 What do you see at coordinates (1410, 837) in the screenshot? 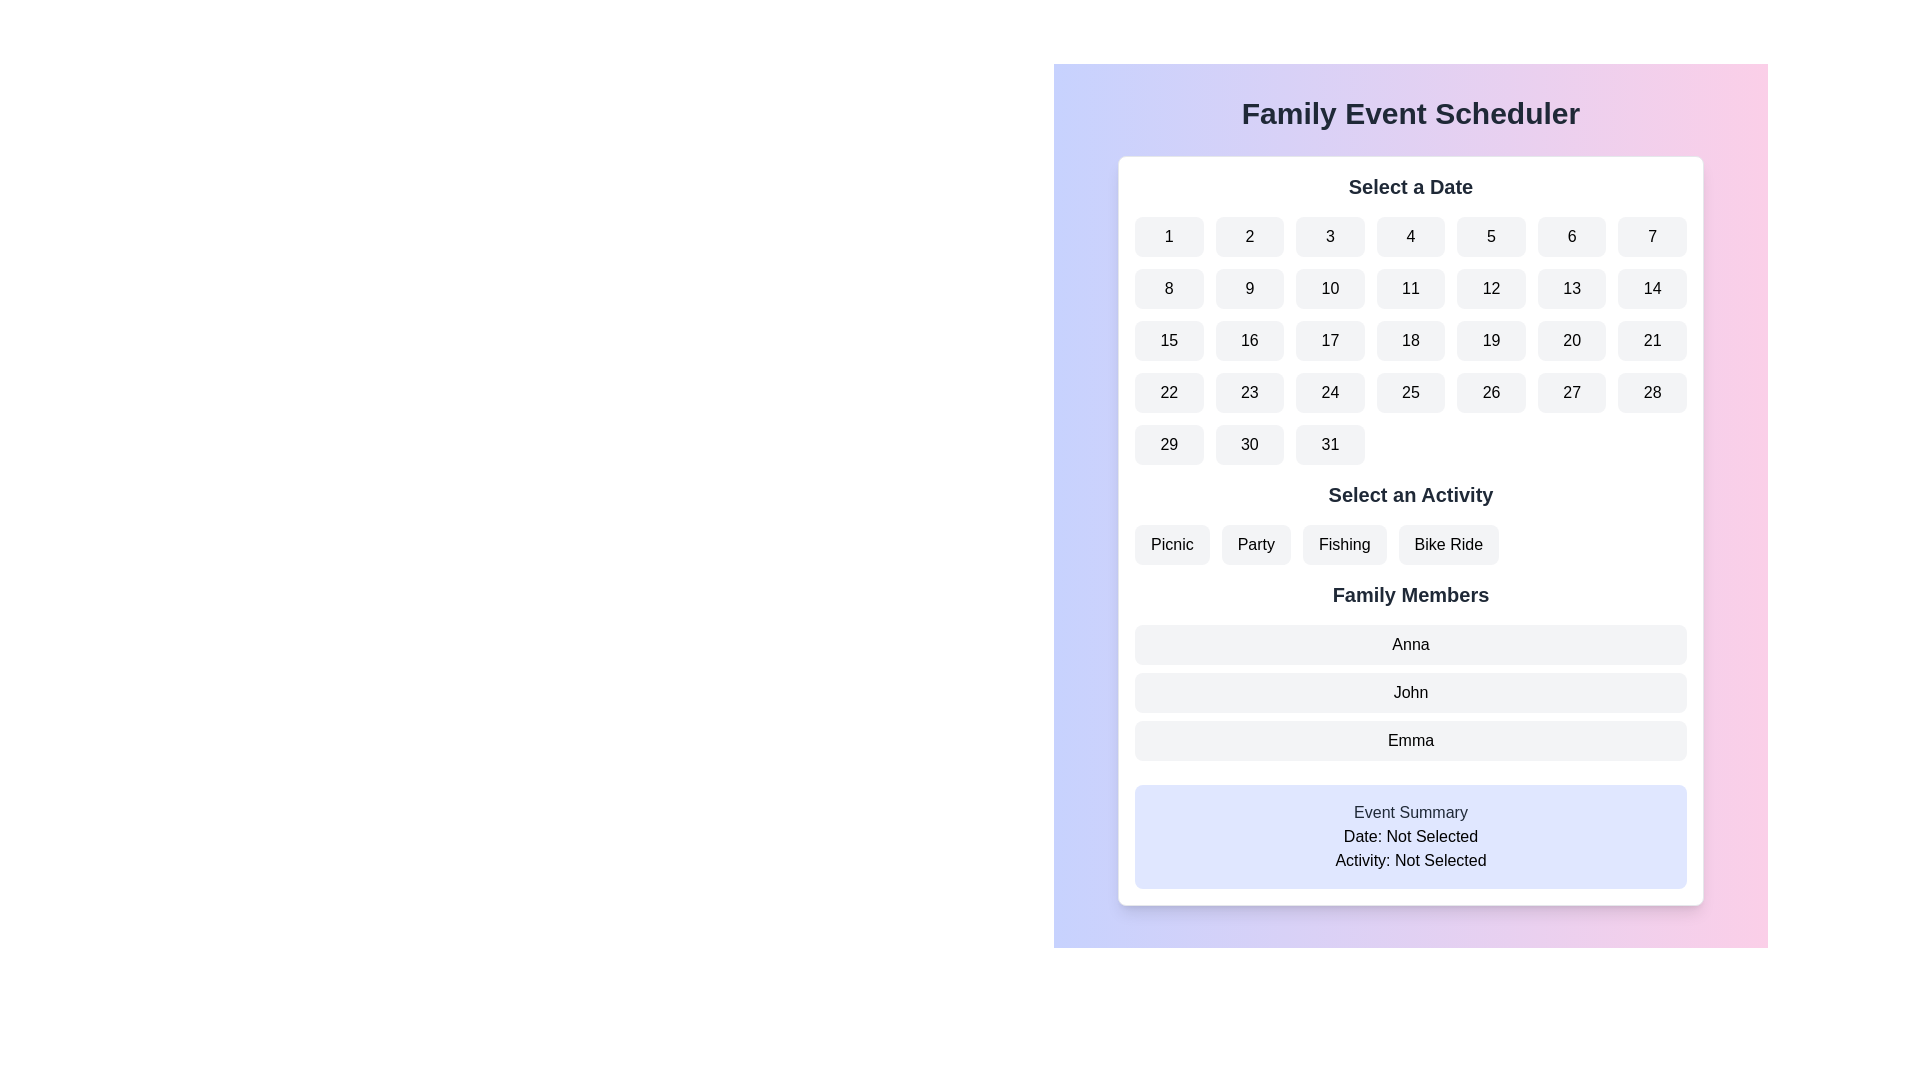
I see `the Informative panel, which is a light indigo-colored rectangular section with rounded corners, containing the title 'Event Summary' and related information below it` at bounding box center [1410, 837].